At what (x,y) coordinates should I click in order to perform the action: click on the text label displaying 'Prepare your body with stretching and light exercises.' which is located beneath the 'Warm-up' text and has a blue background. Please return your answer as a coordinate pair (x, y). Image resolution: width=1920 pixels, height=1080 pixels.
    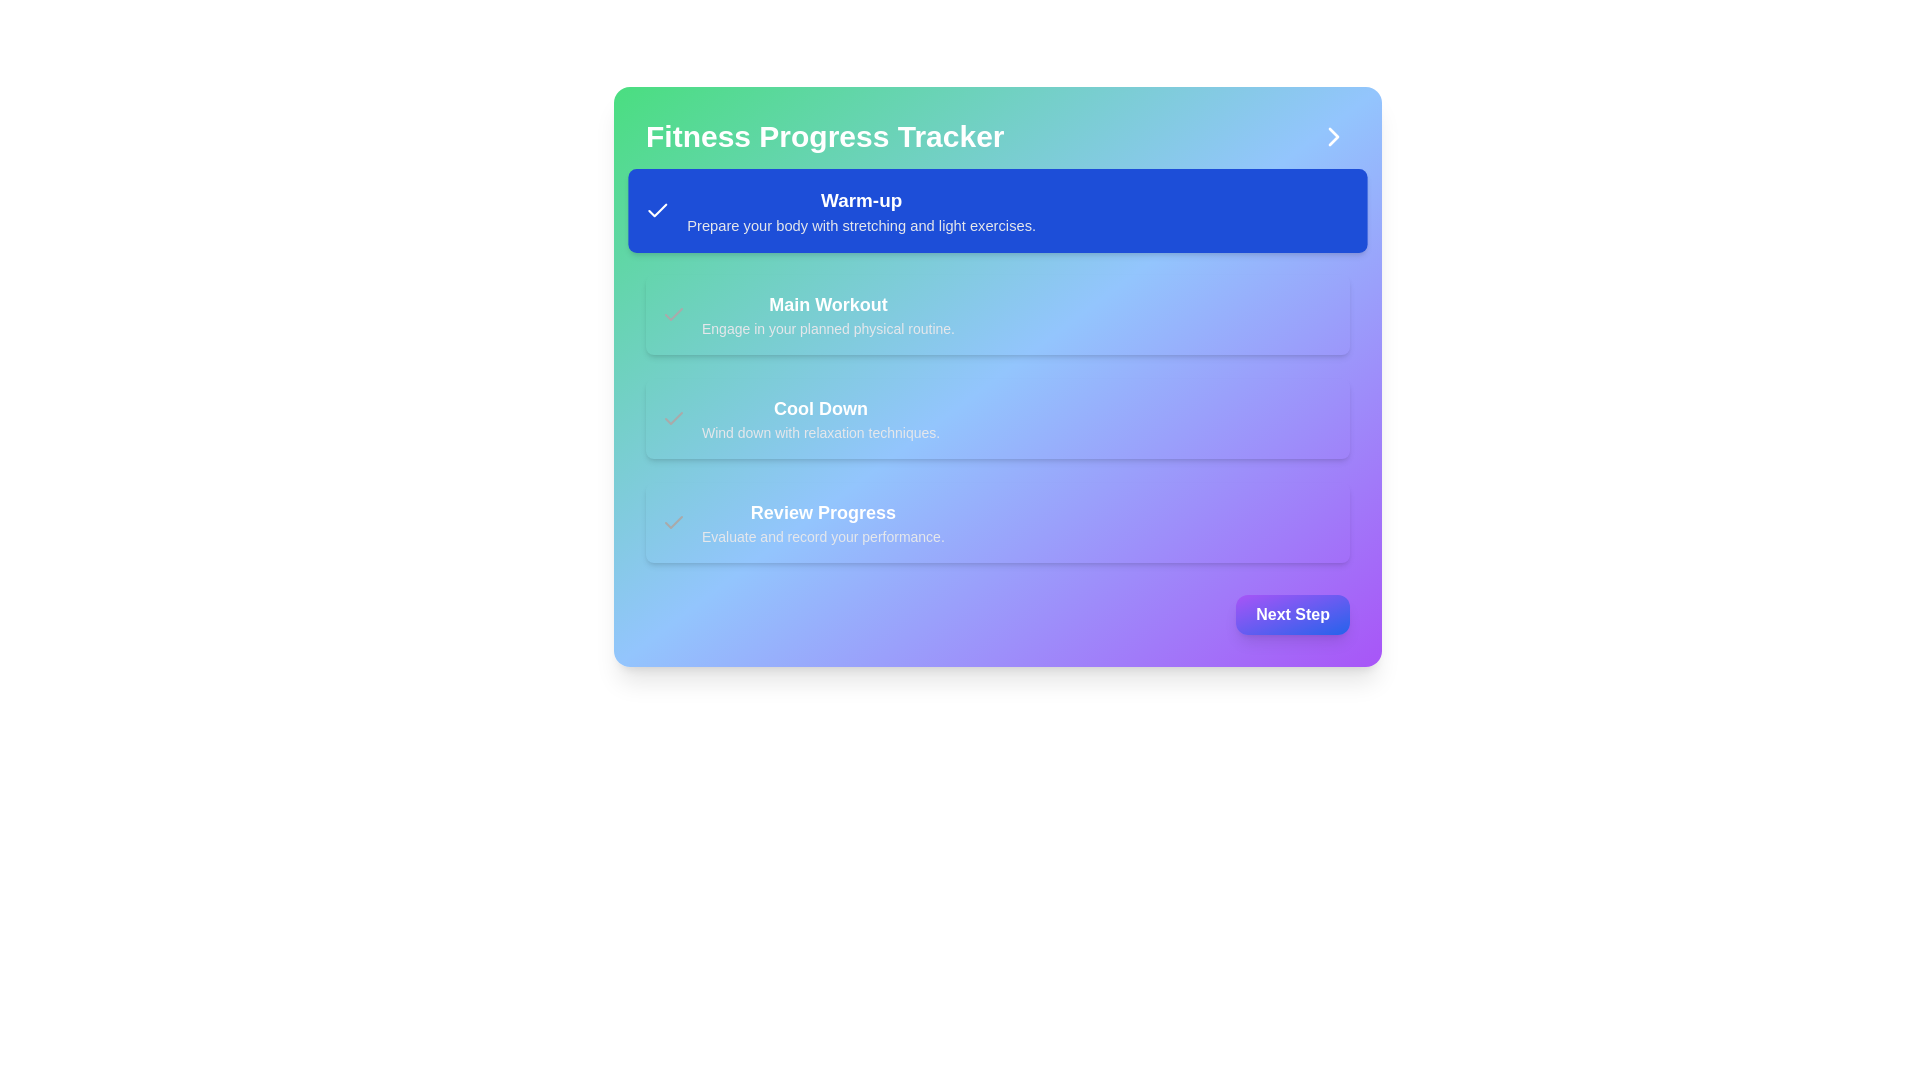
    Looking at the image, I should click on (861, 225).